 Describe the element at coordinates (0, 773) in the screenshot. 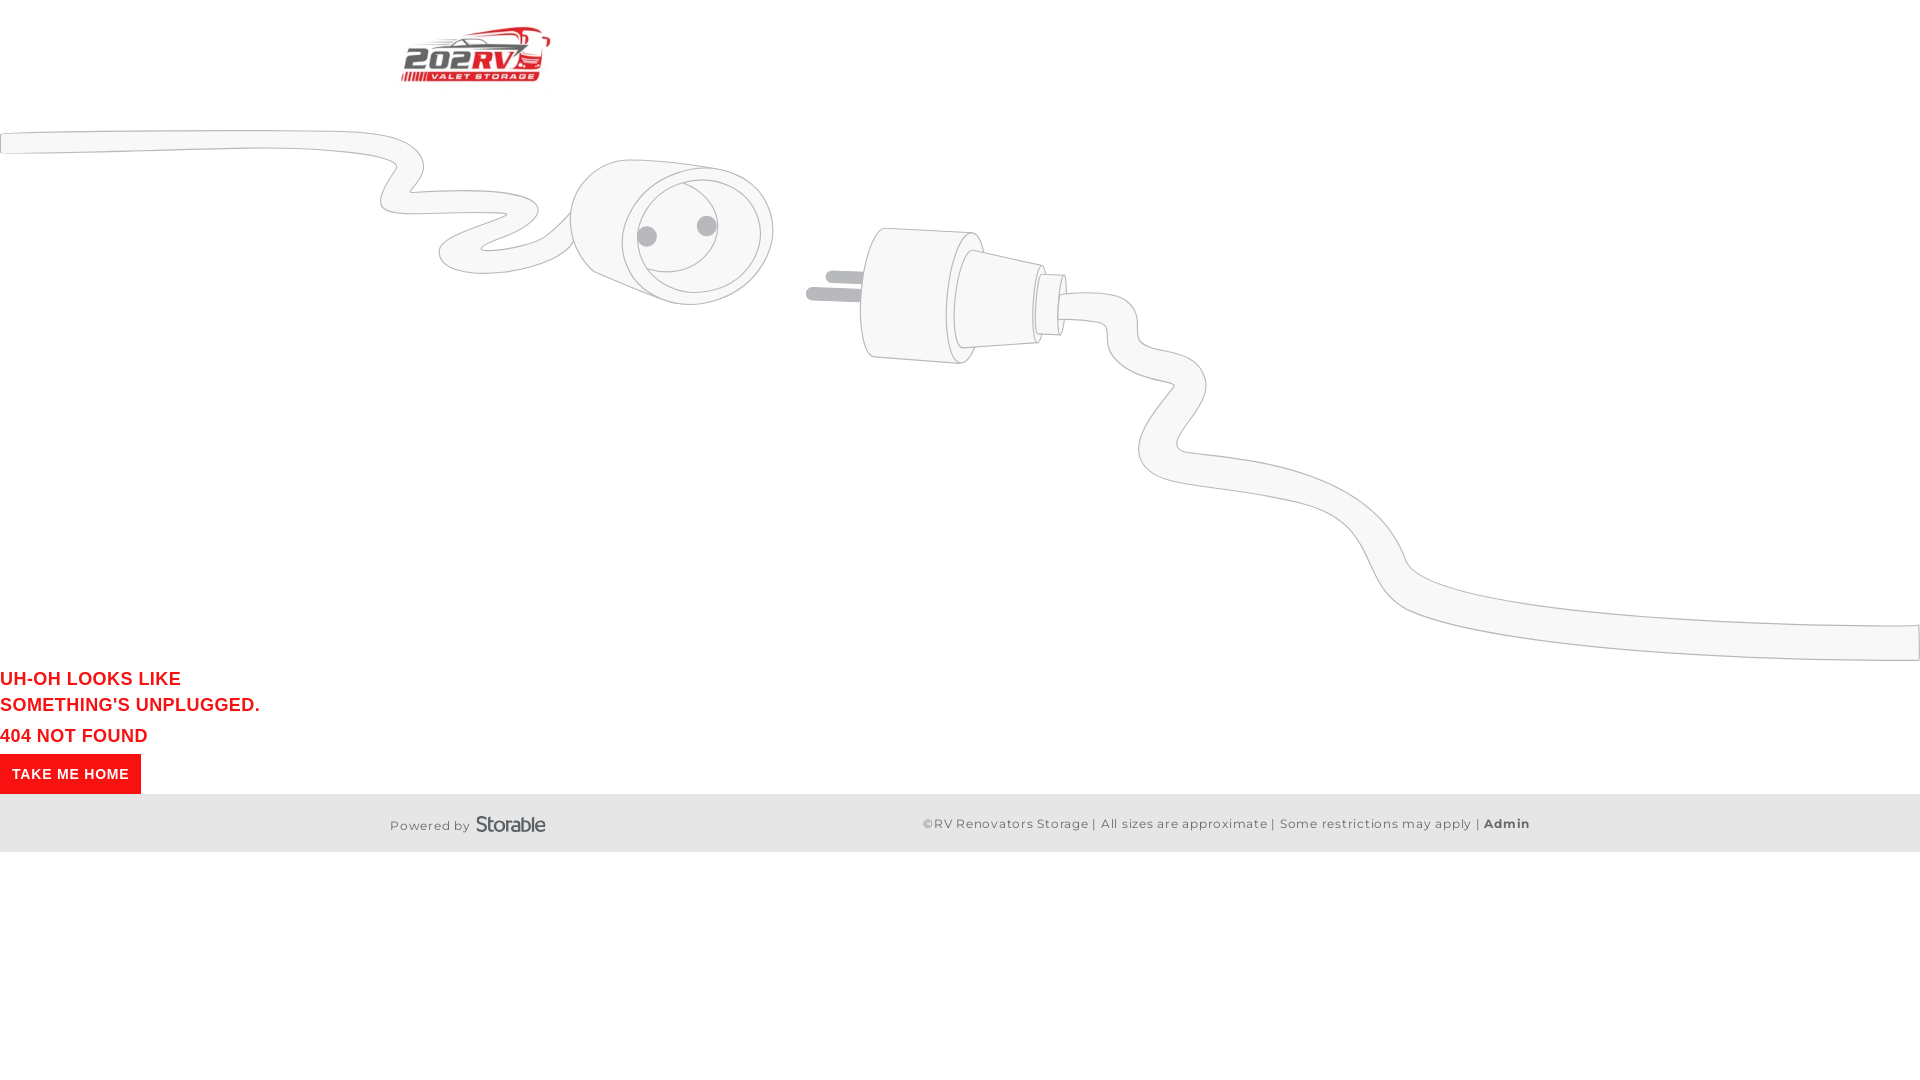

I see `'TAKE ME HOME'` at that location.